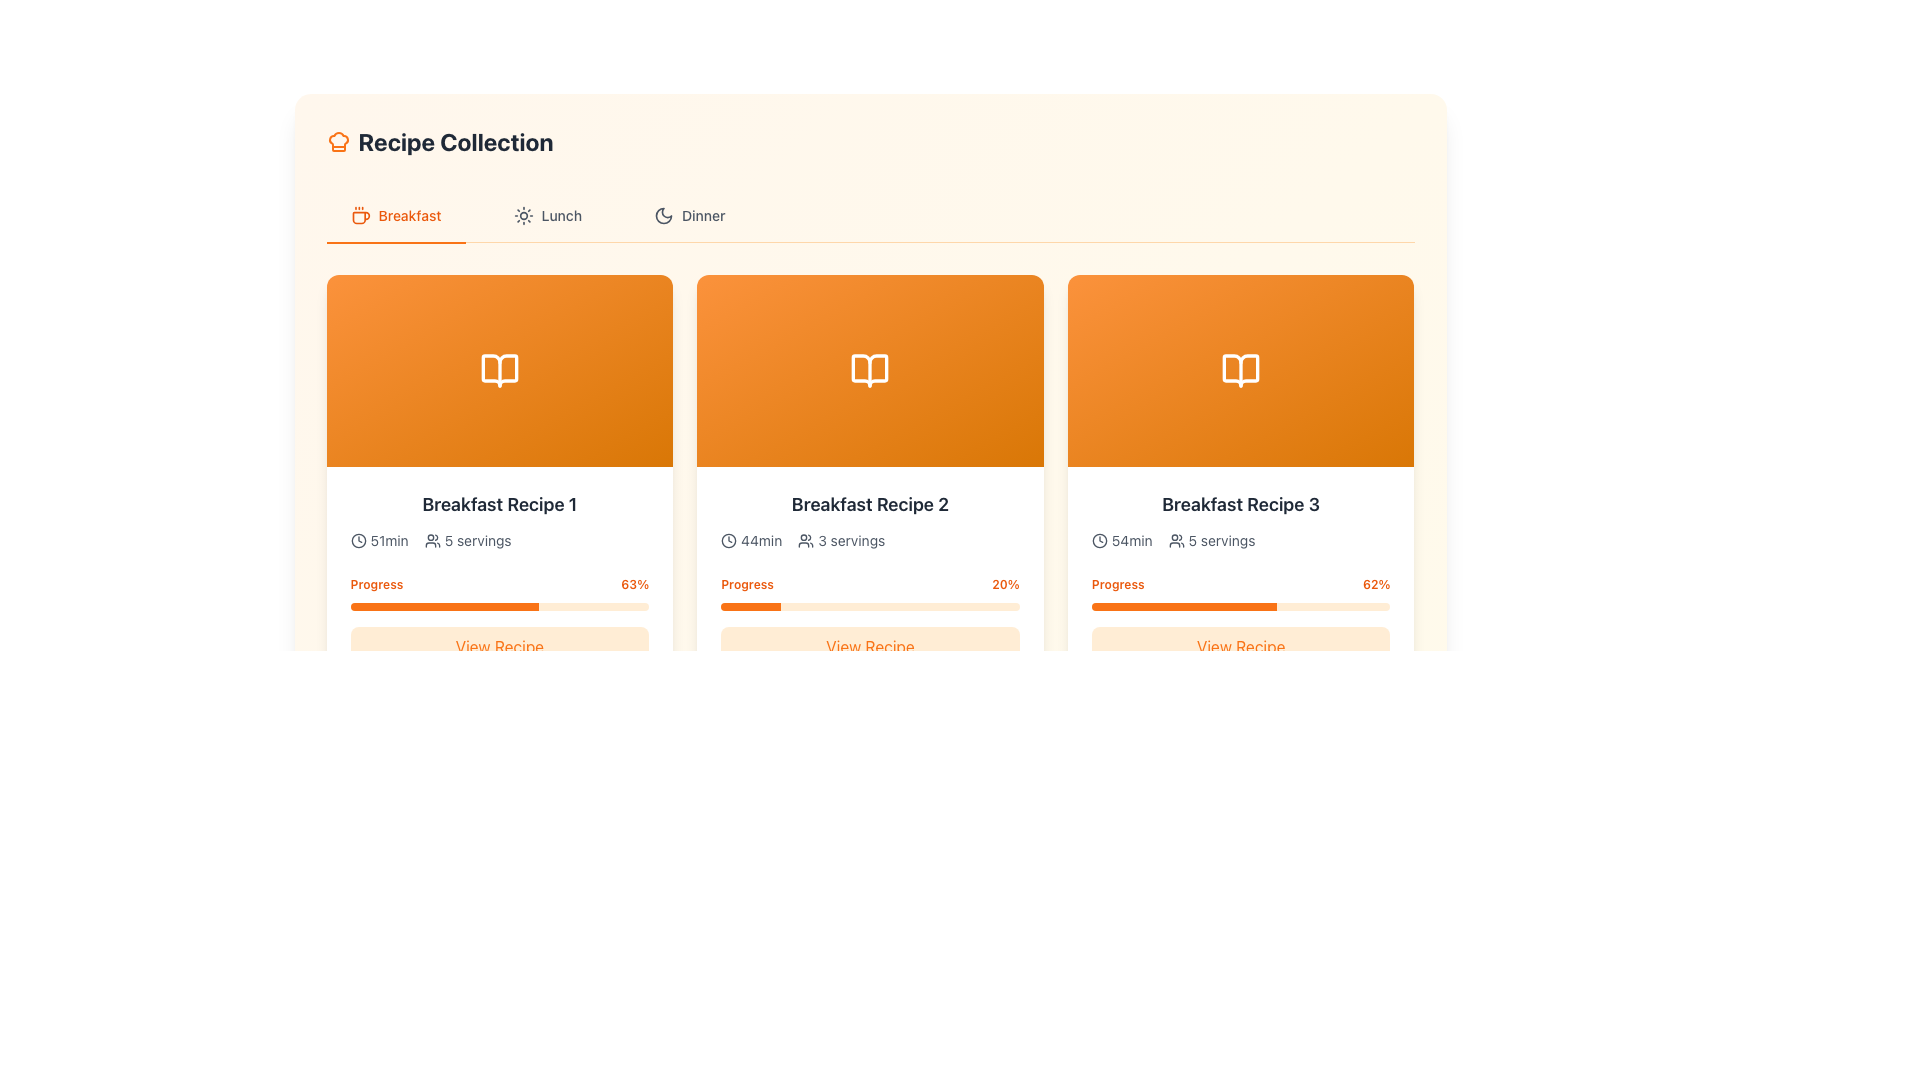 The height and width of the screenshot is (1080, 1920). Describe the element at coordinates (499, 504) in the screenshot. I see `the static text label displaying 'Breakfast Recipe 1', which is centrally located within the first recipe card under the 'Breakfast' tab` at that location.